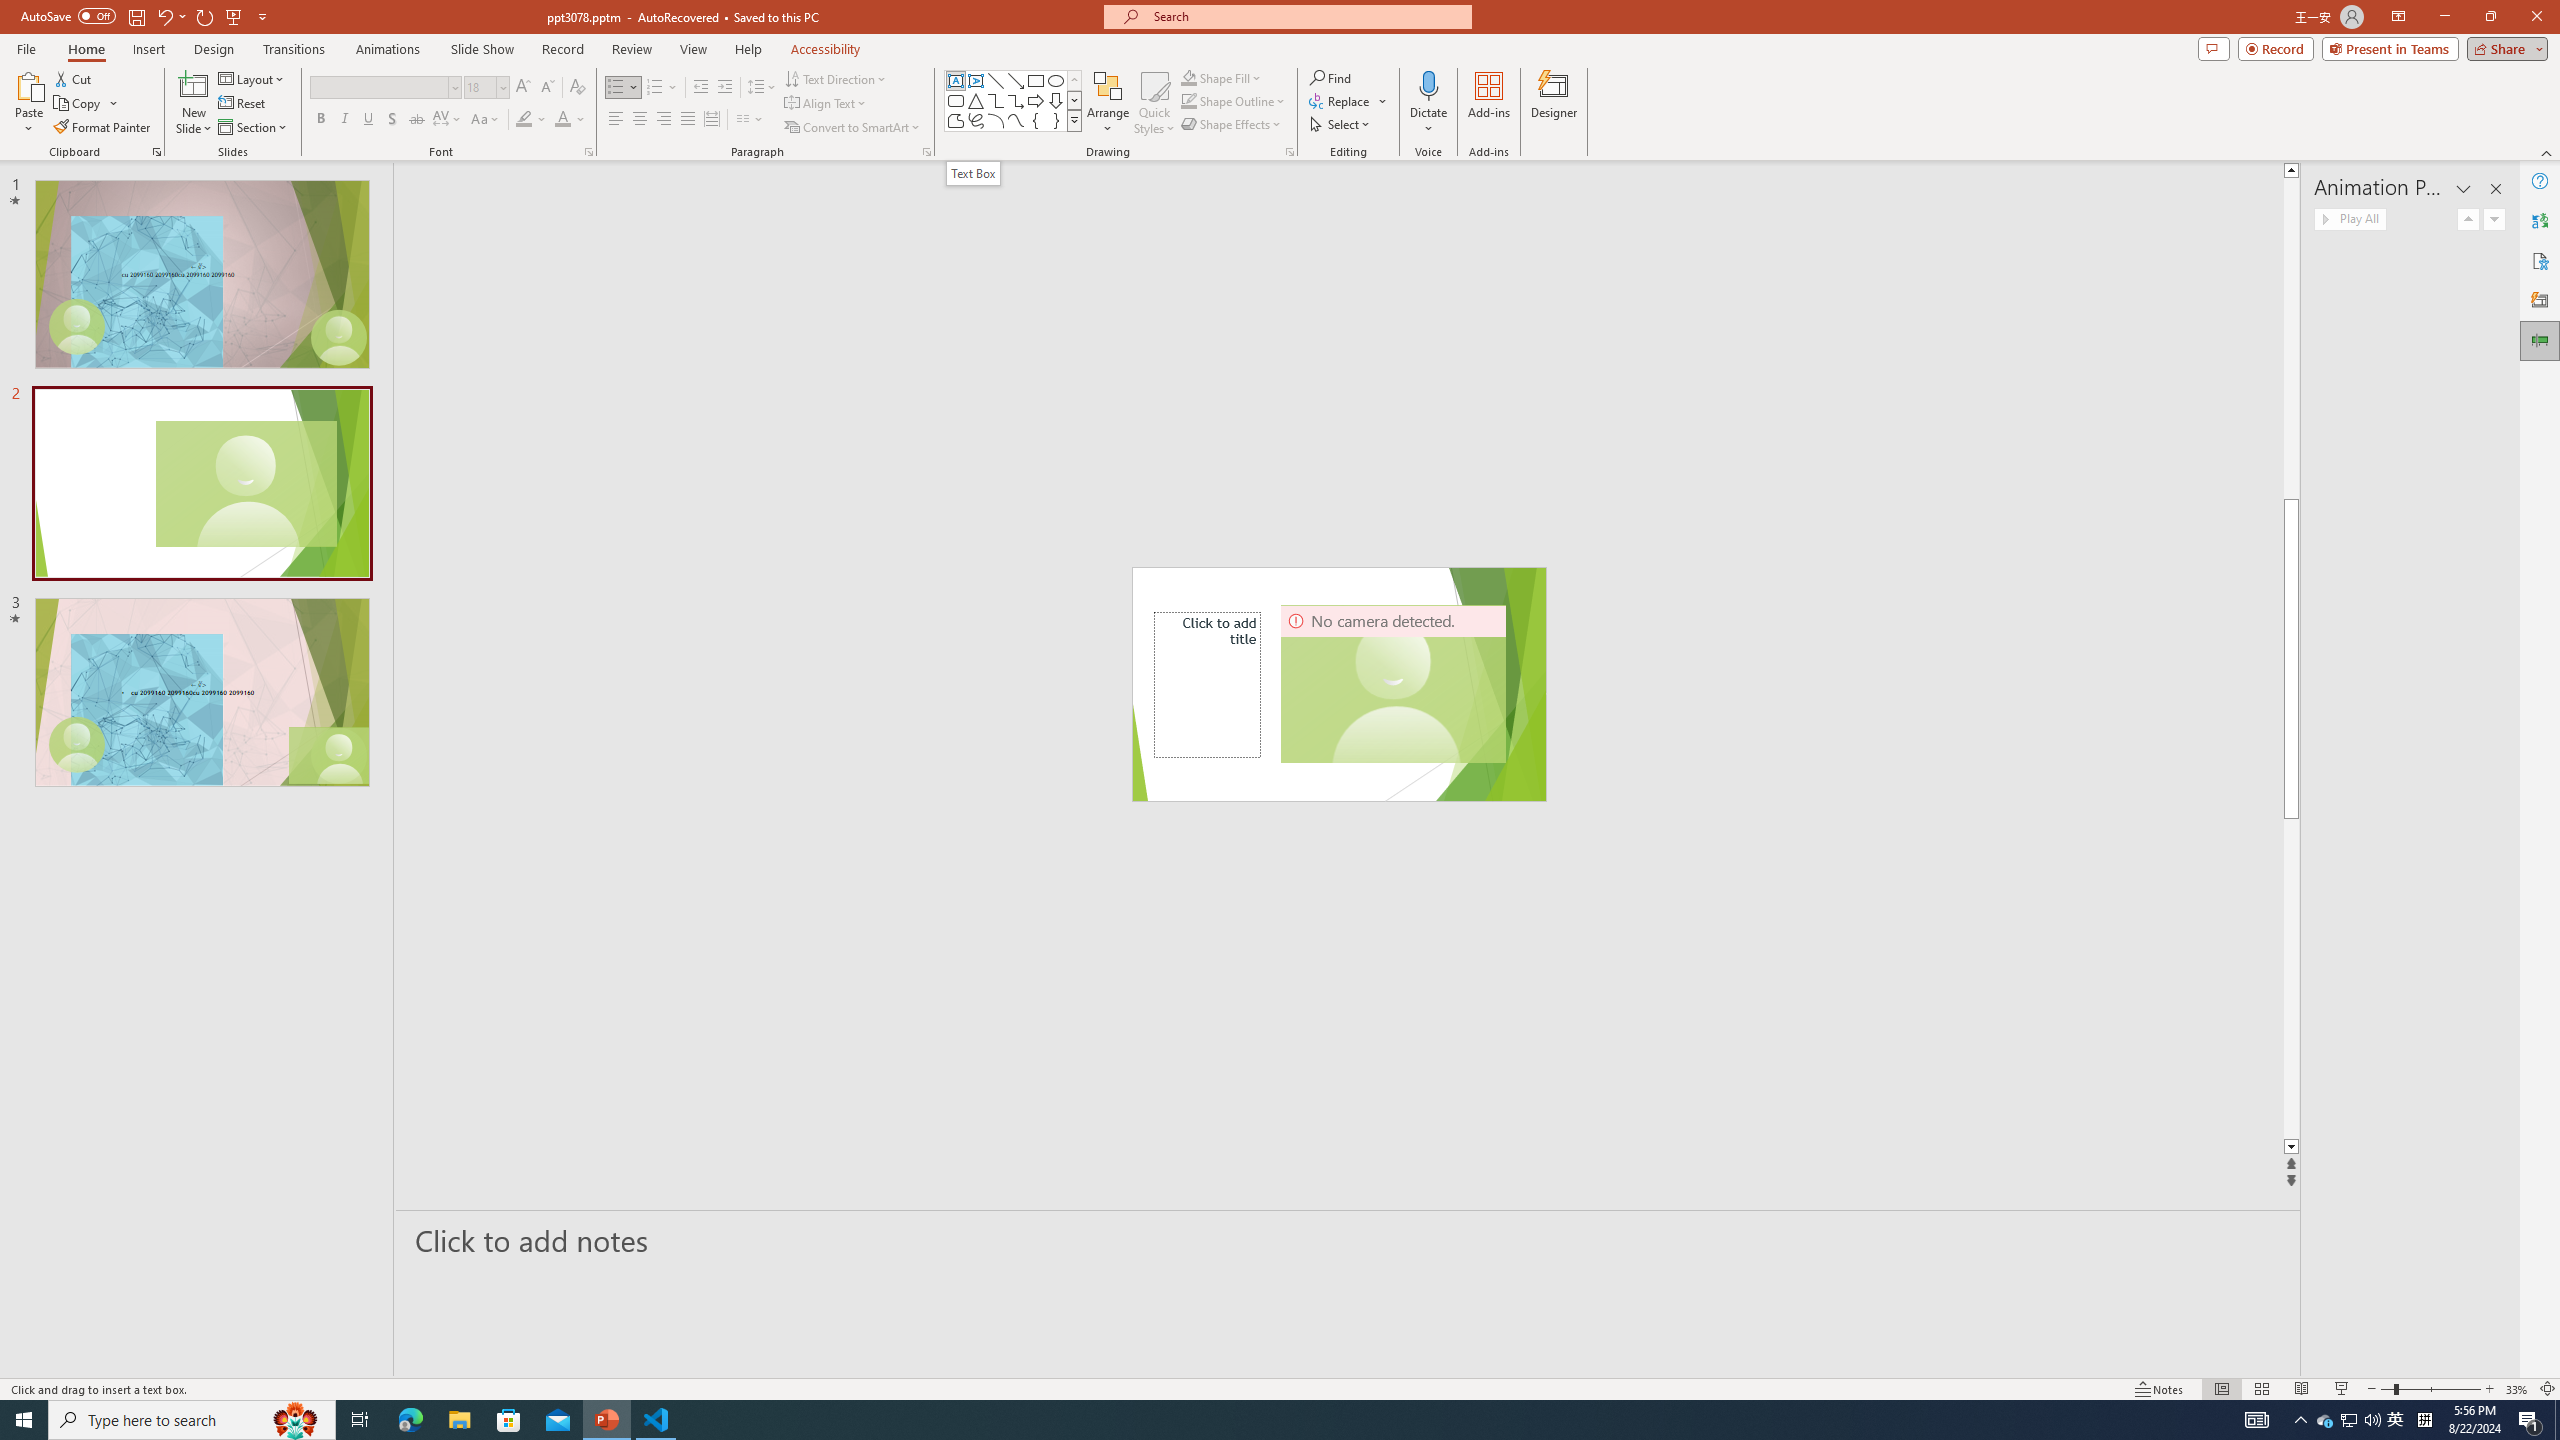  What do you see at coordinates (1189, 99) in the screenshot?
I see `'Shape Outline Green, Accent 1'` at bounding box center [1189, 99].